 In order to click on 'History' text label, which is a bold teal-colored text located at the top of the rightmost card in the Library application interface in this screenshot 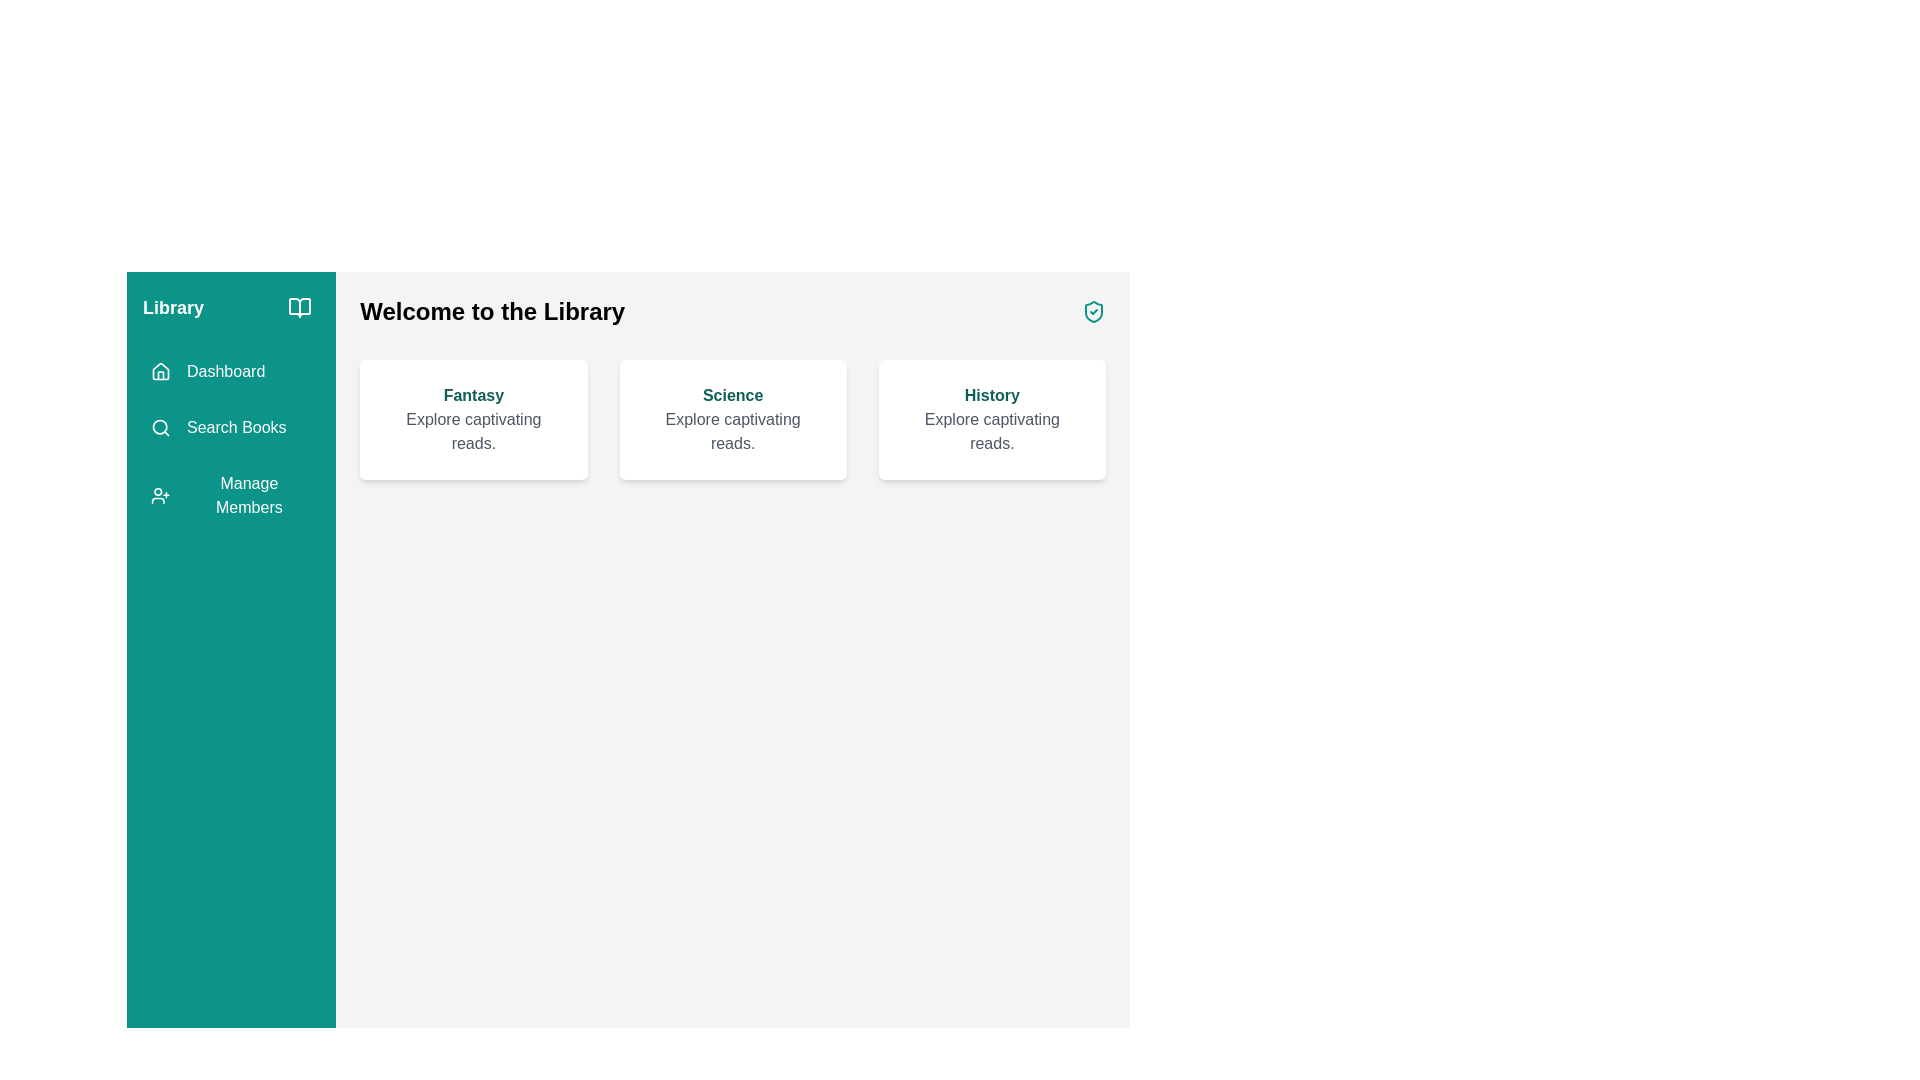, I will do `click(992, 396)`.